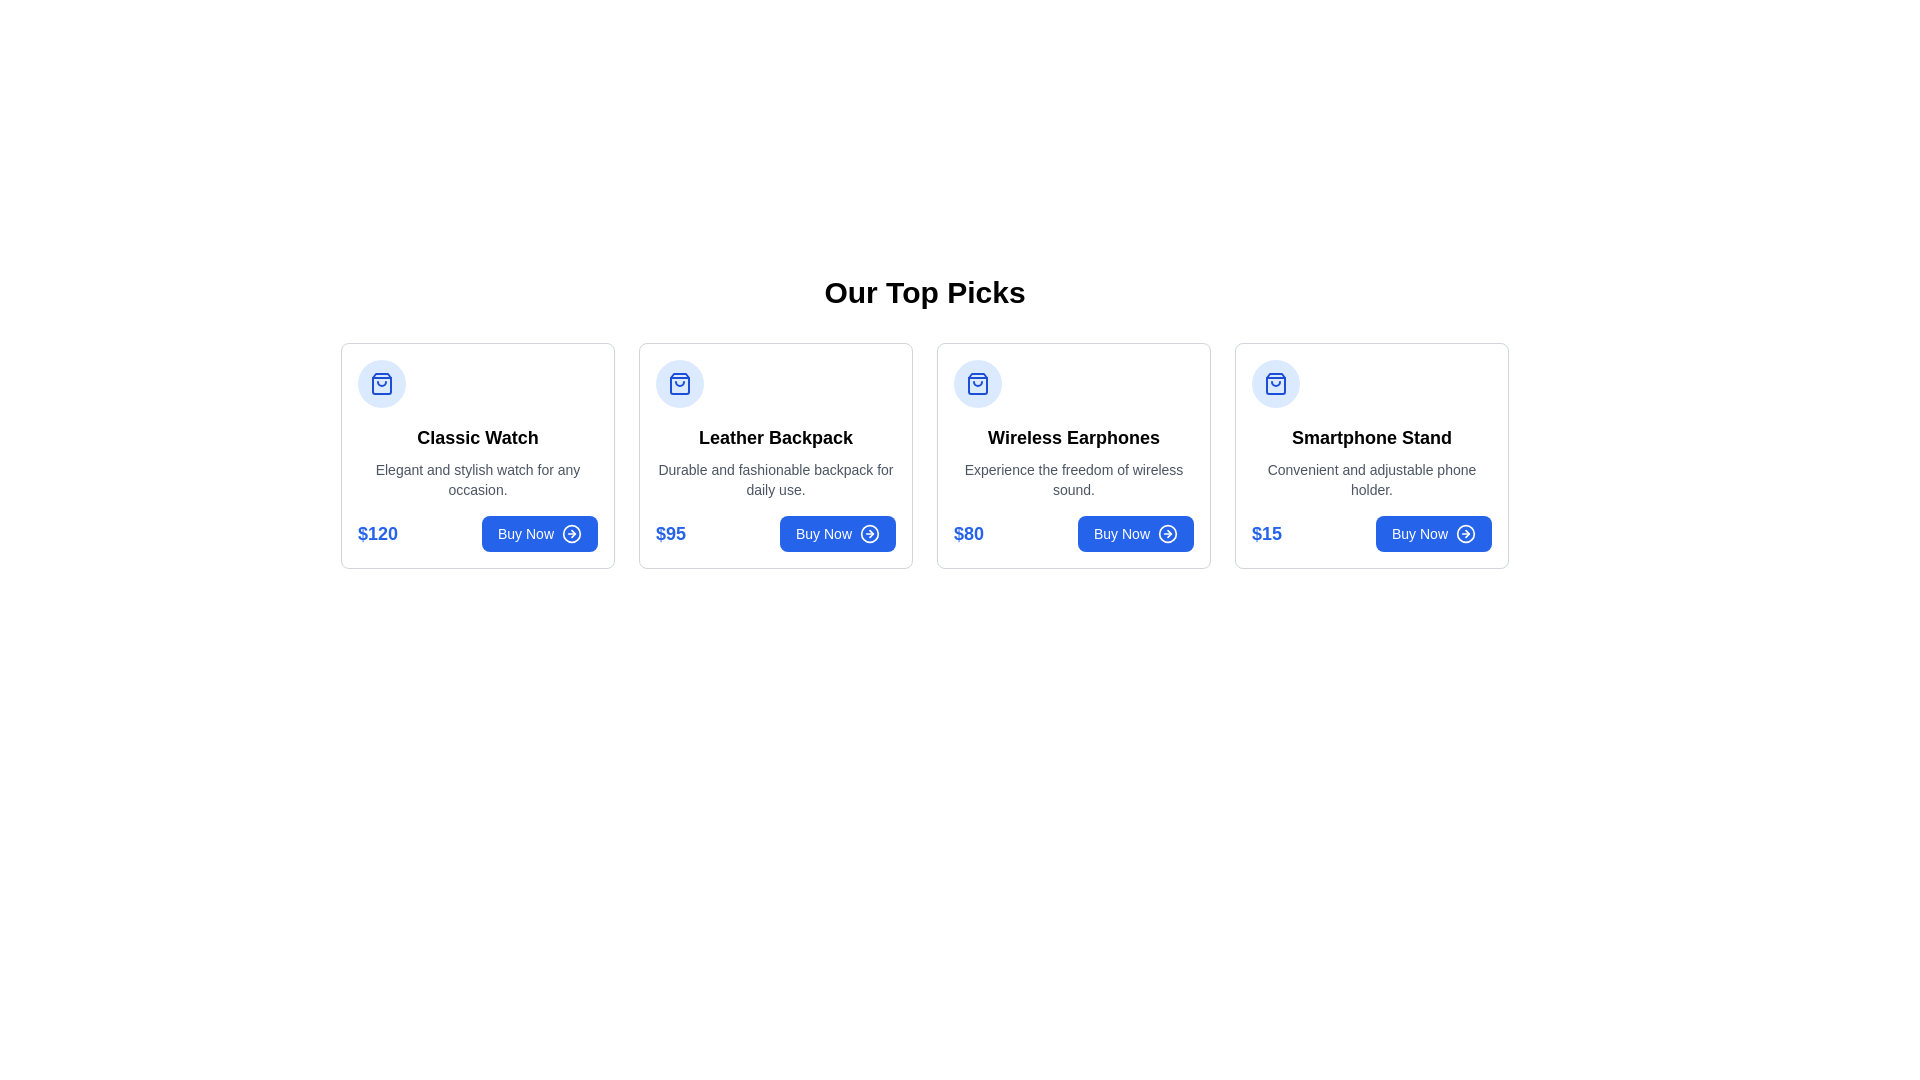  I want to click on the blue shopping bag icon, which is centrally located within a circular light blue background on the 'Wireless Earphones' card, positioned above the title text 'Wireless Earphones', so click(978, 384).